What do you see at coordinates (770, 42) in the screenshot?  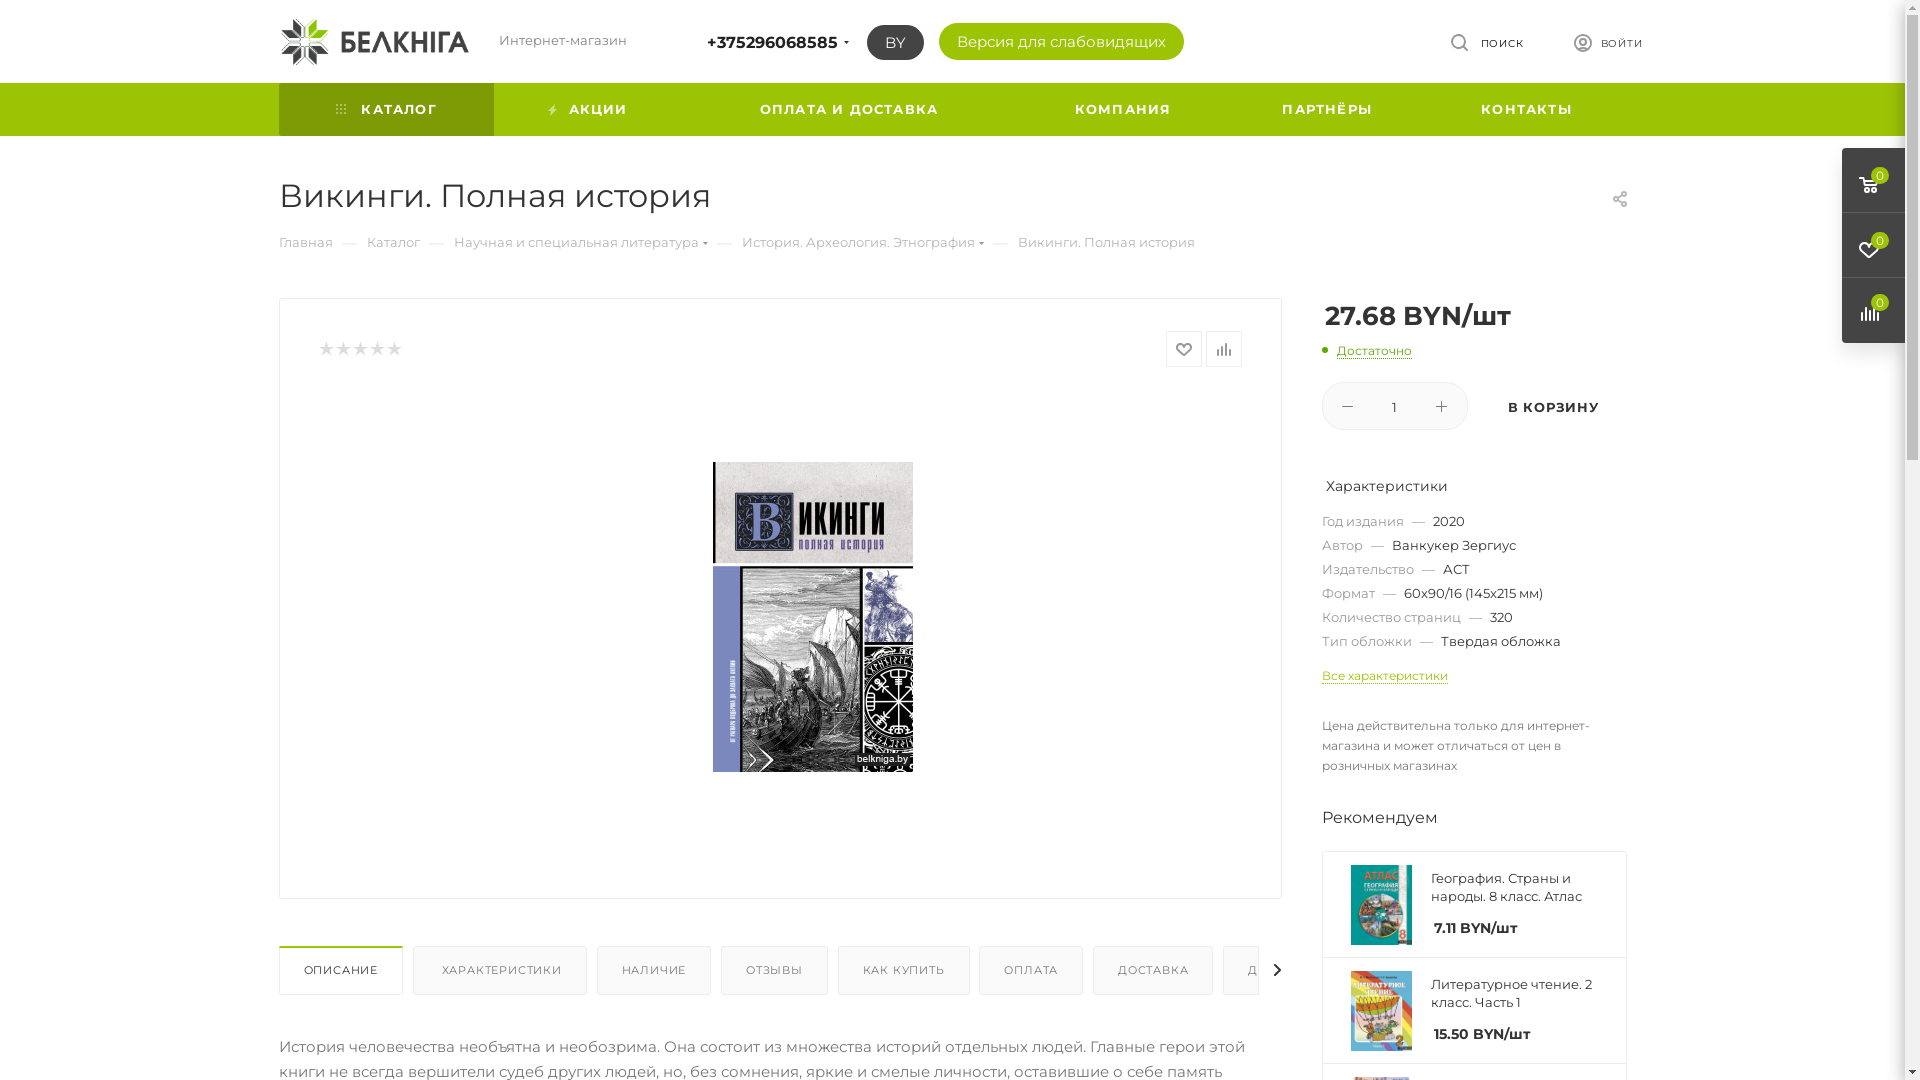 I see `'+375296068585'` at bounding box center [770, 42].